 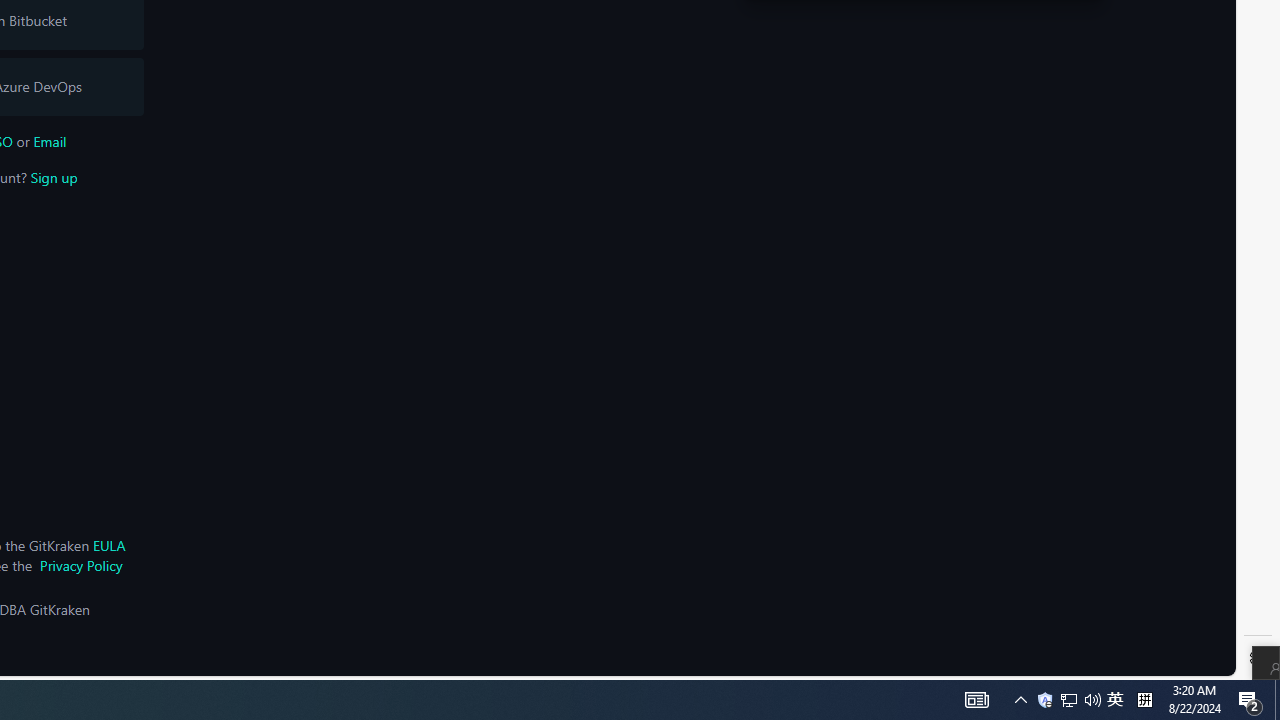 What do you see at coordinates (80, 565) in the screenshot?
I see `'Privacy Policy'` at bounding box center [80, 565].